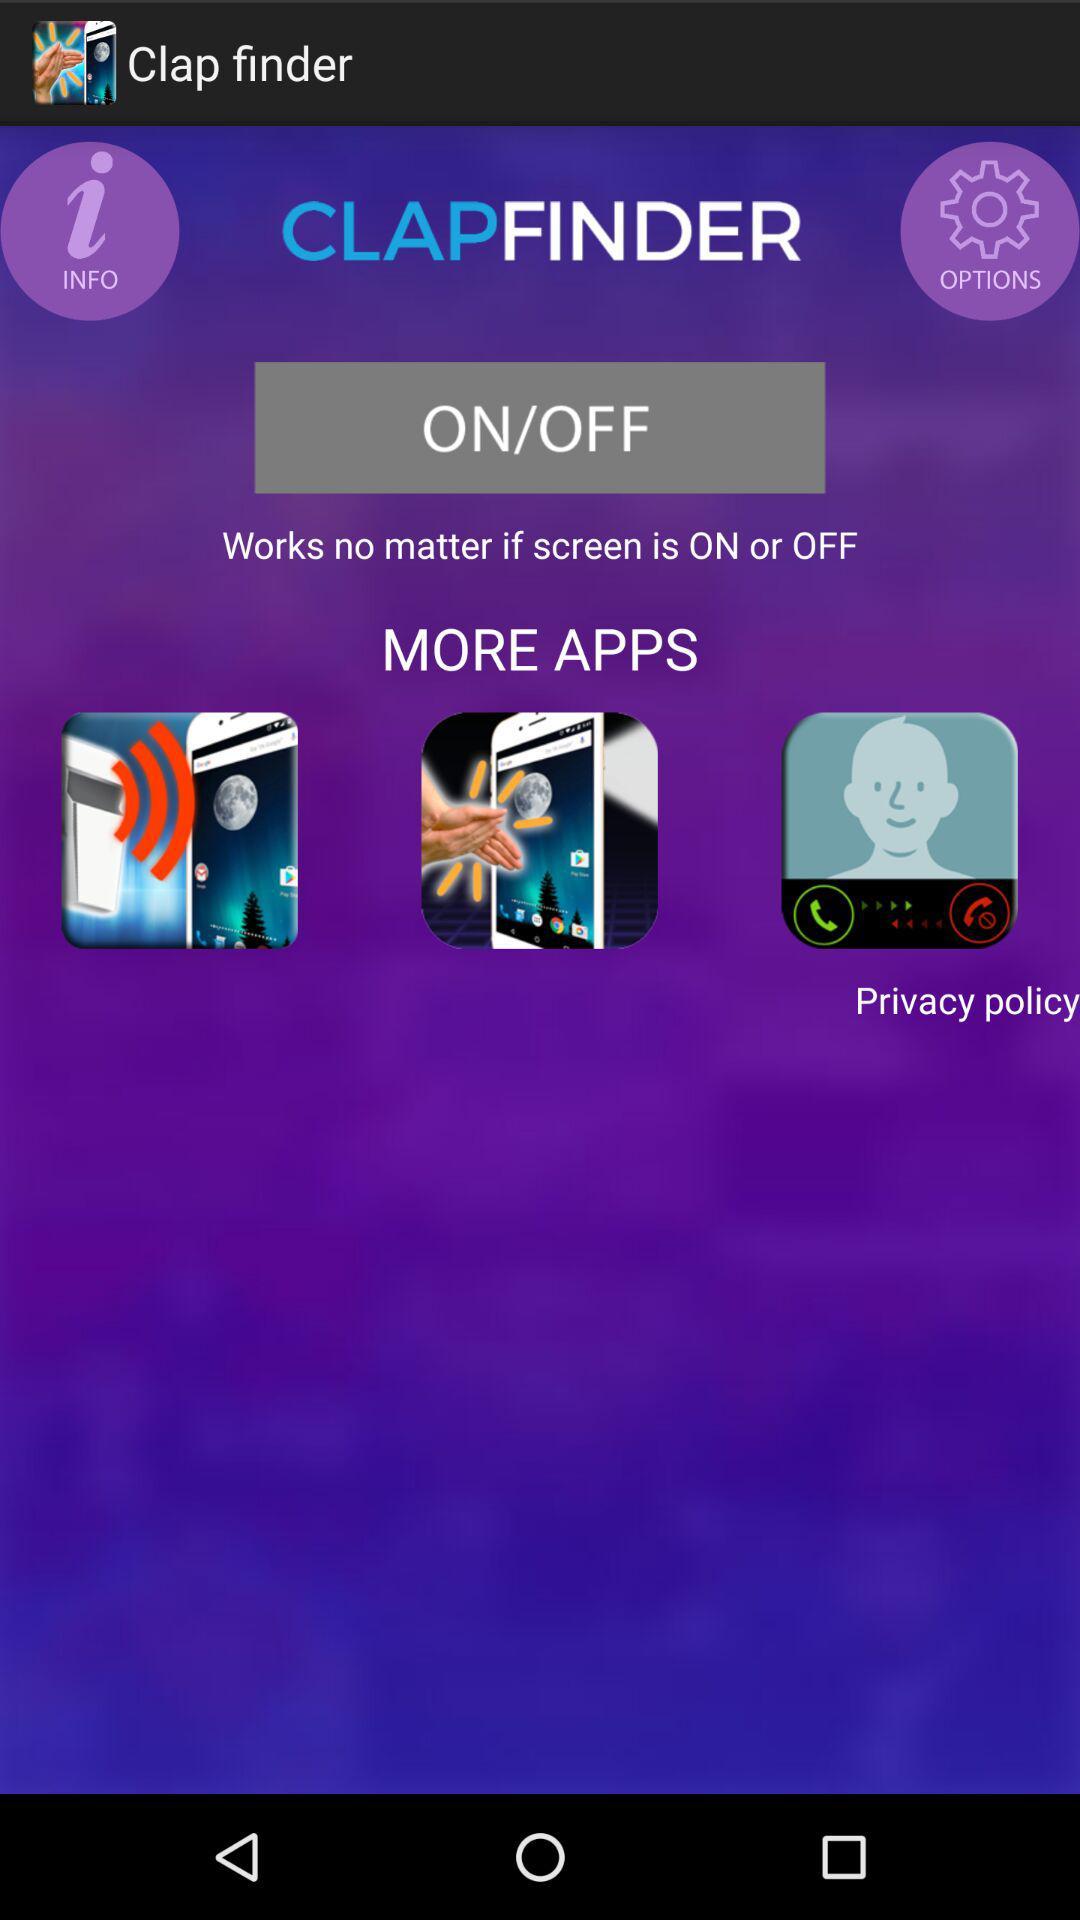 Image resolution: width=1080 pixels, height=1920 pixels. I want to click on open options menu, so click(990, 230).